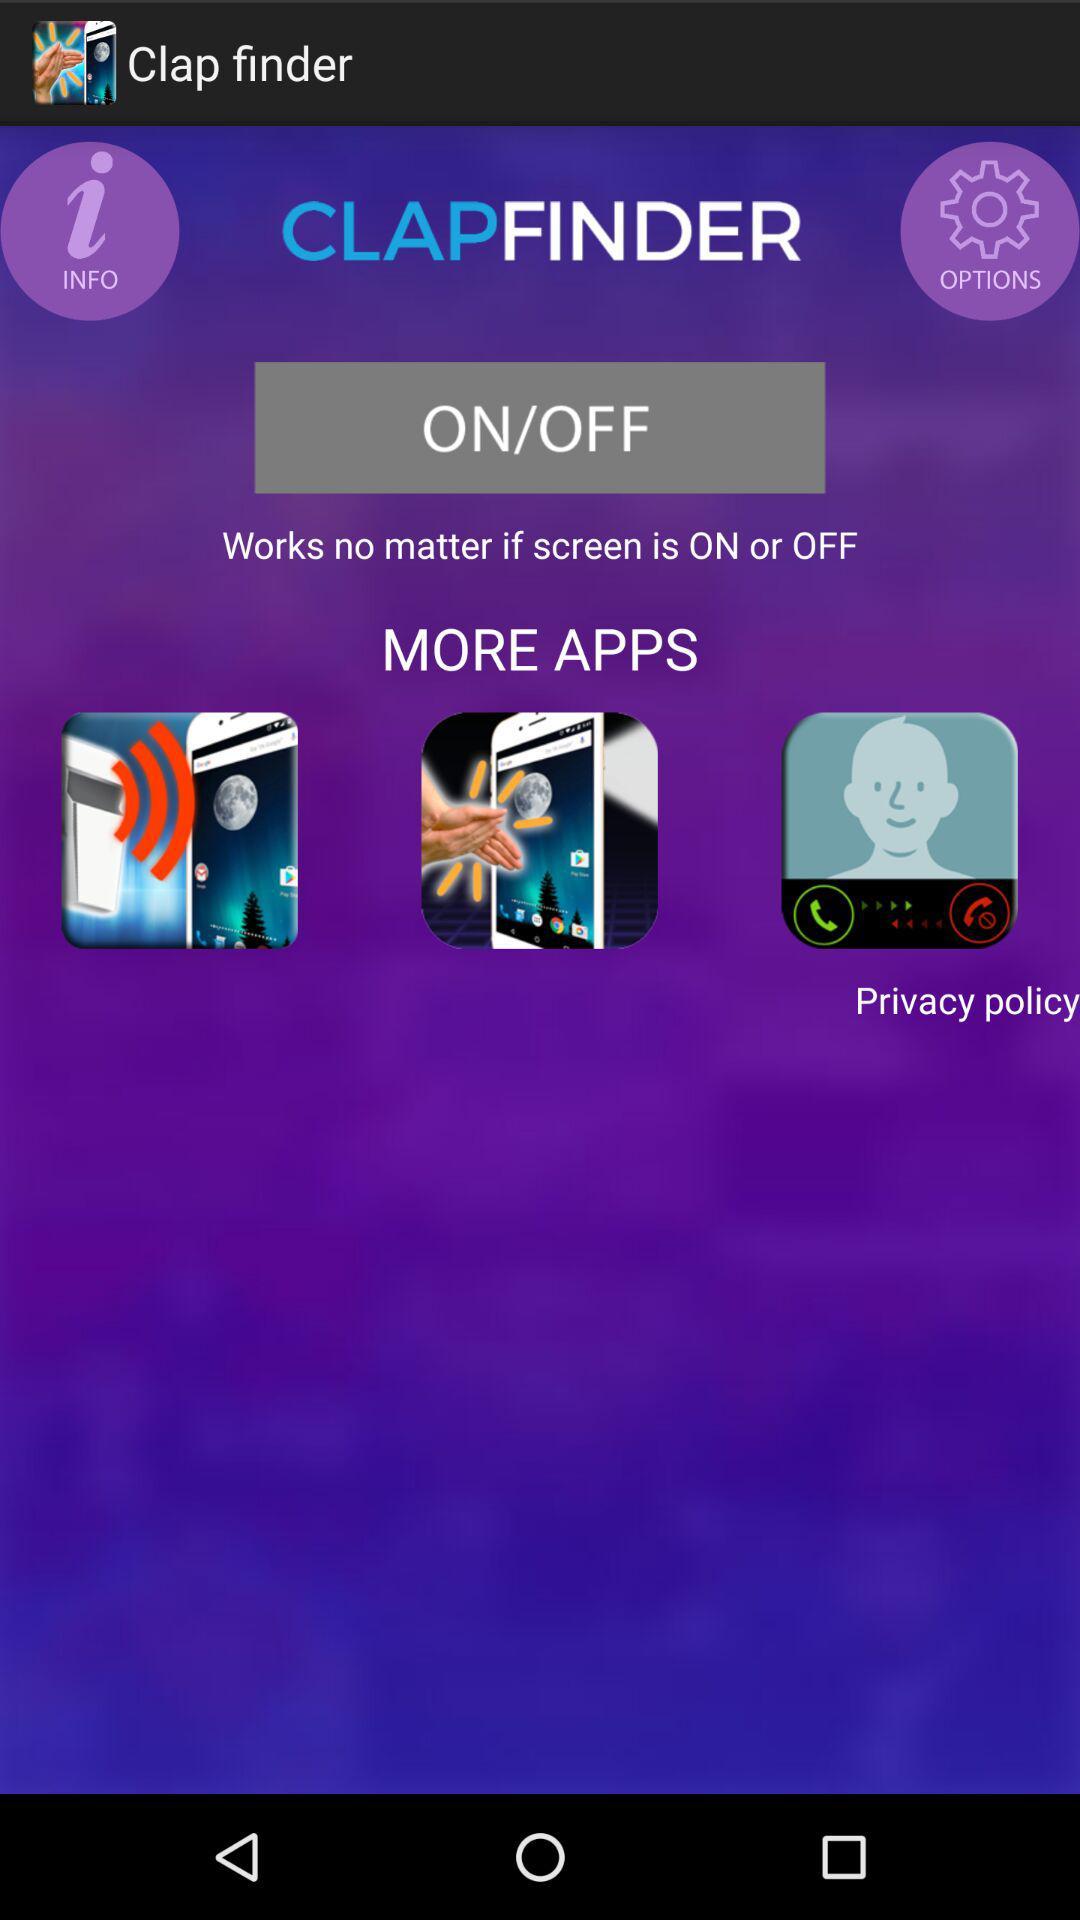 Image resolution: width=1080 pixels, height=1920 pixels. I want to click on open options menu, so click(990, 230).